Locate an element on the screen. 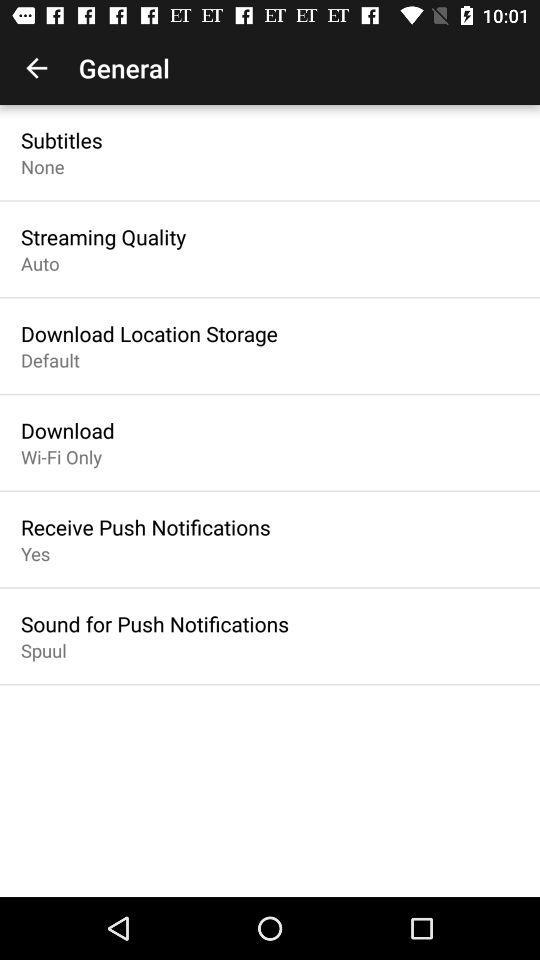 This screenshot has height=960, width=540. the icon below the subtitles is located at coordinates (42, 165).